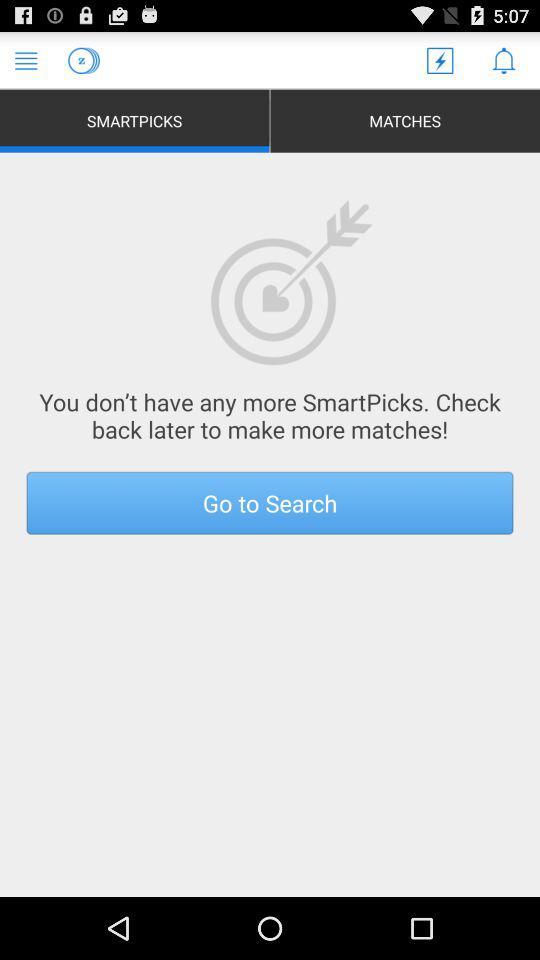 The width and height of the screenshot is (540, 960). What do you see at coordinates (25, 59) in the screenshot?
I see `menu` at bounding box center [25, 59].